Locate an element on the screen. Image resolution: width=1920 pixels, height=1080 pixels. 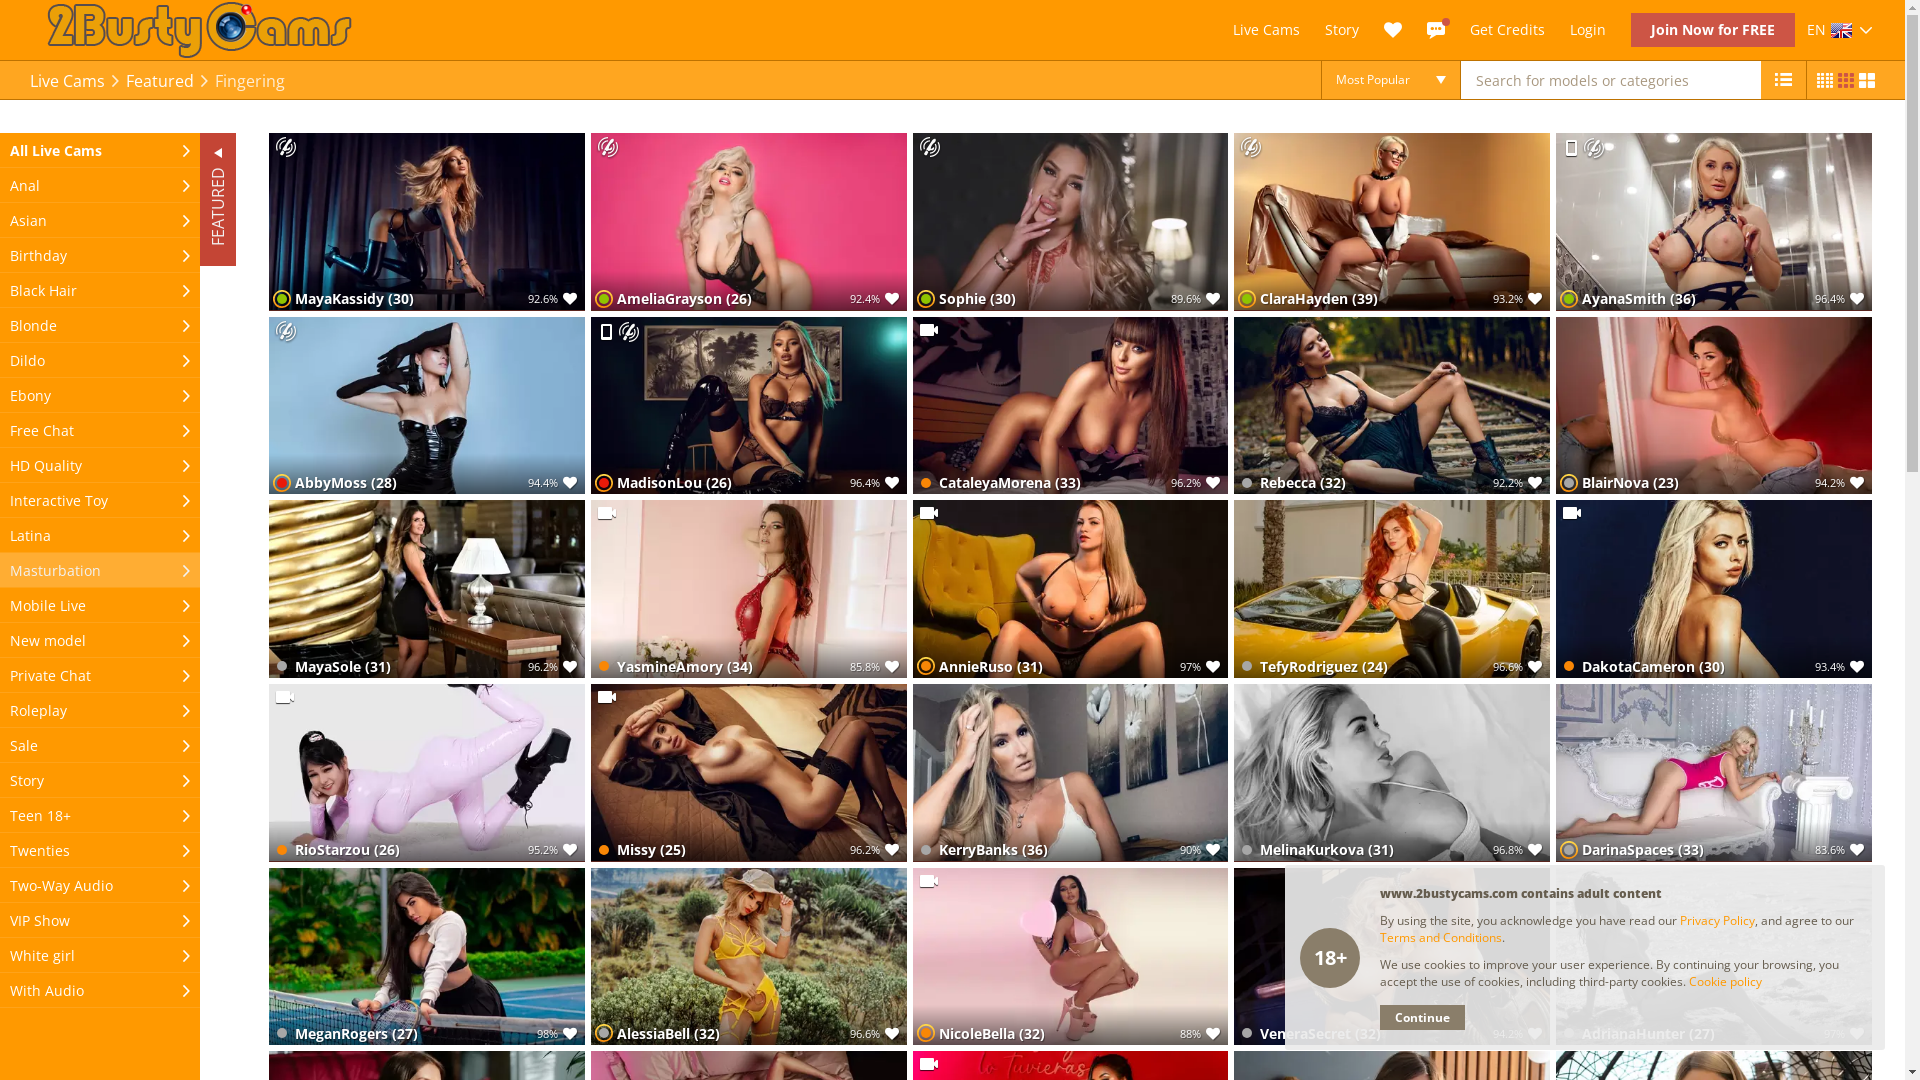
'Asian' is located at coordinates (99, 220).